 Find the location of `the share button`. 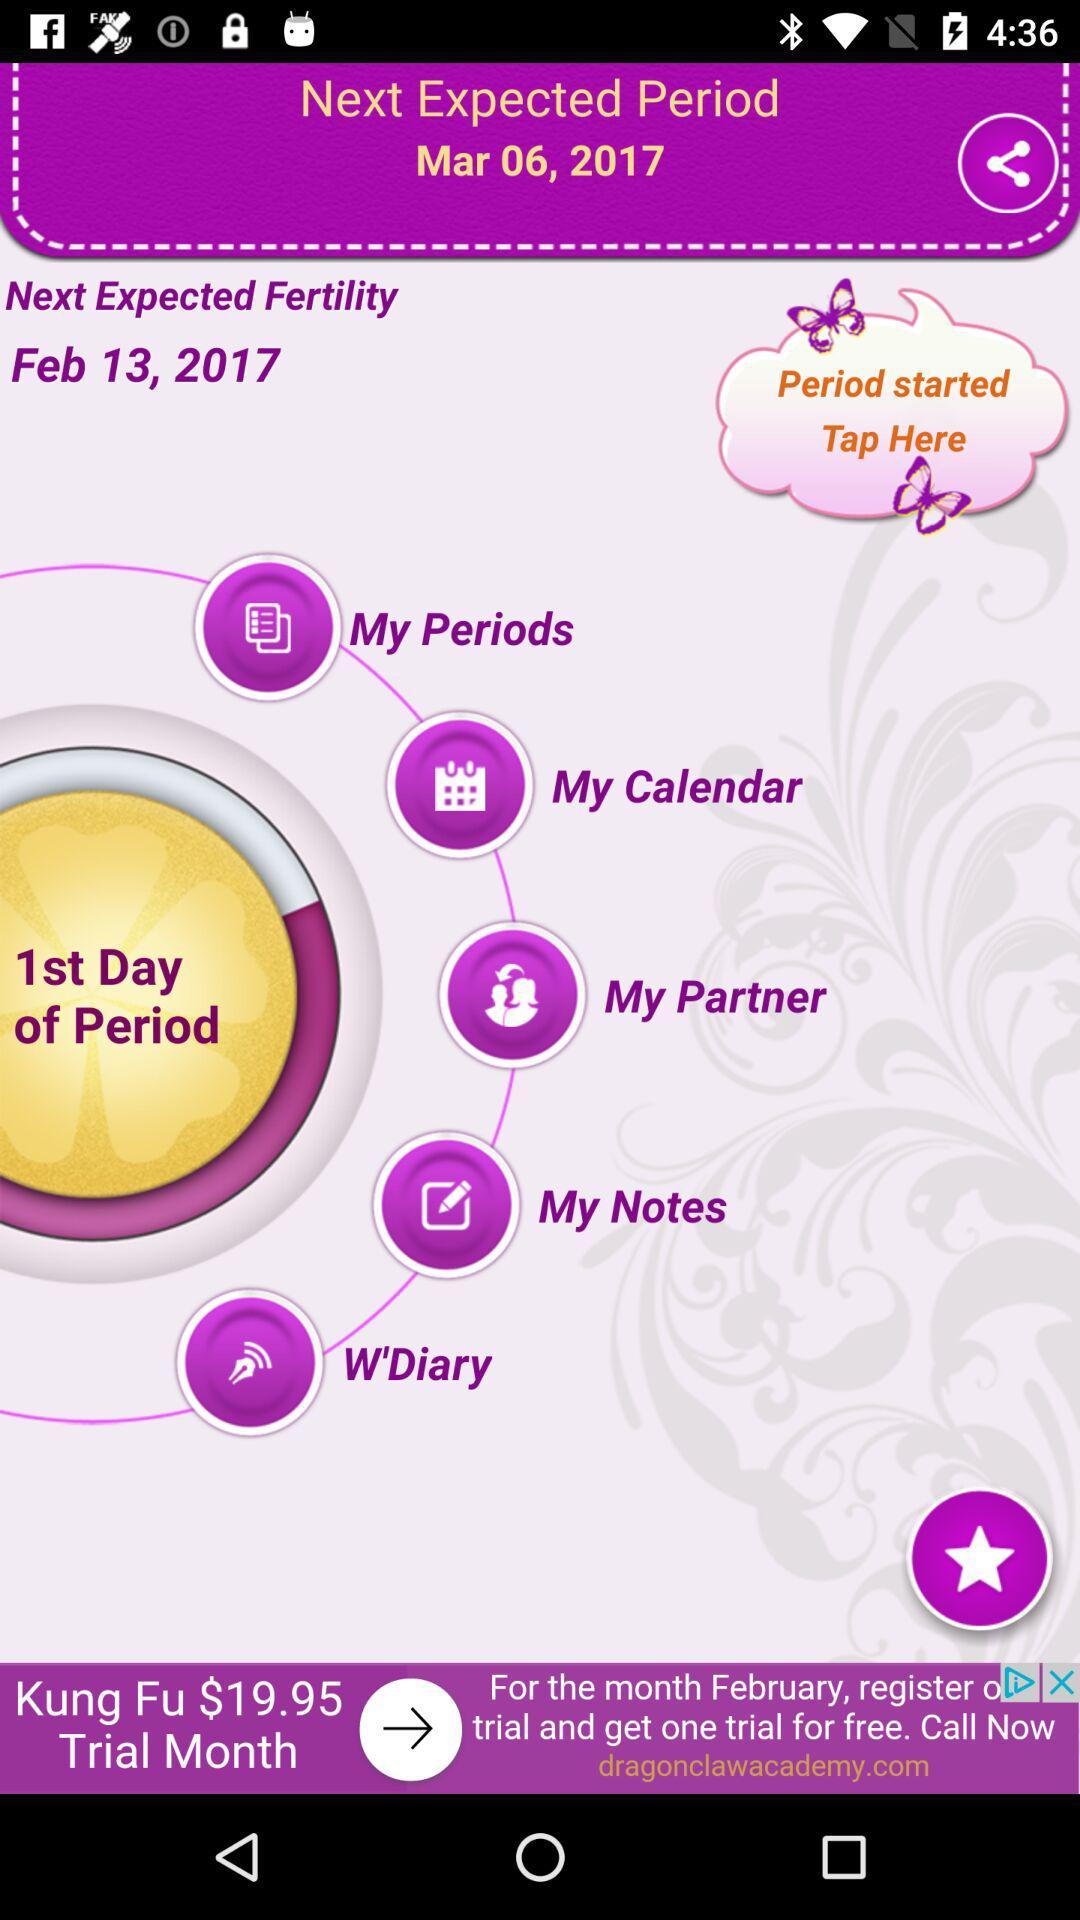

the share button is located at coordinates (1008, 162).